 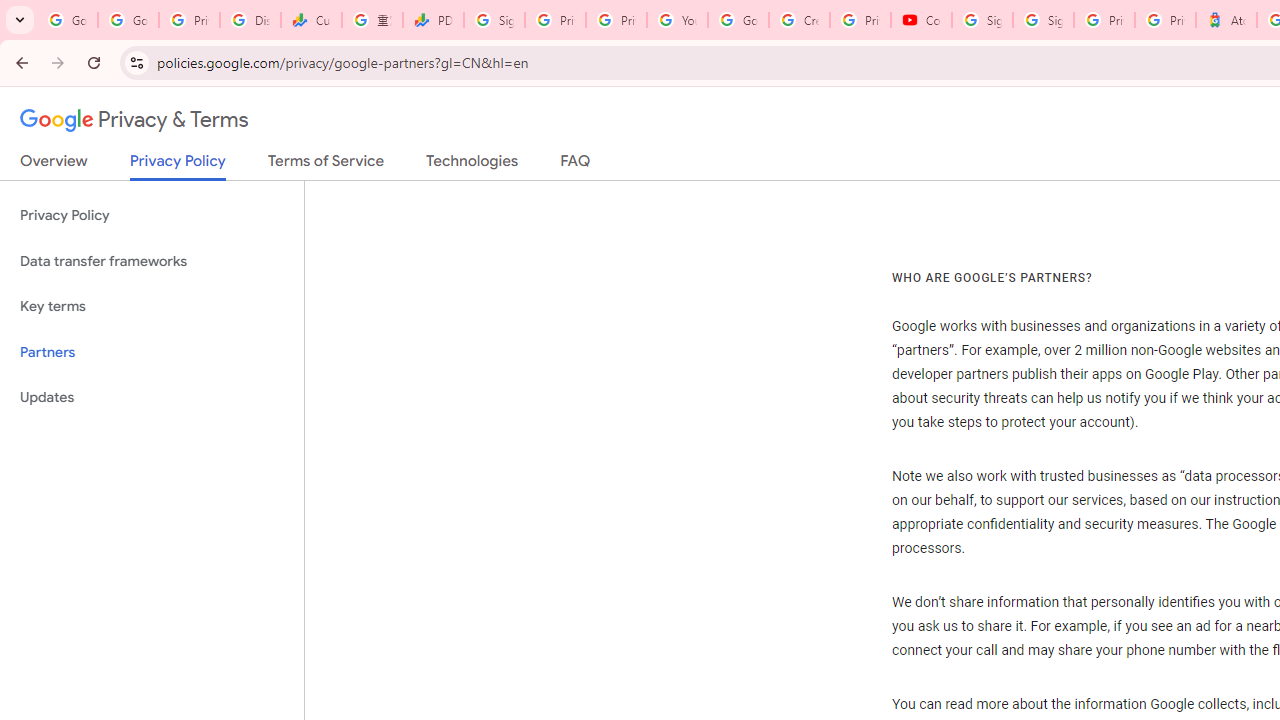 What do you see at coordinates (1042, 20) in the screenshot?
I see `'Sign in - Google Accounts'` at bounding box center [1042, 20].